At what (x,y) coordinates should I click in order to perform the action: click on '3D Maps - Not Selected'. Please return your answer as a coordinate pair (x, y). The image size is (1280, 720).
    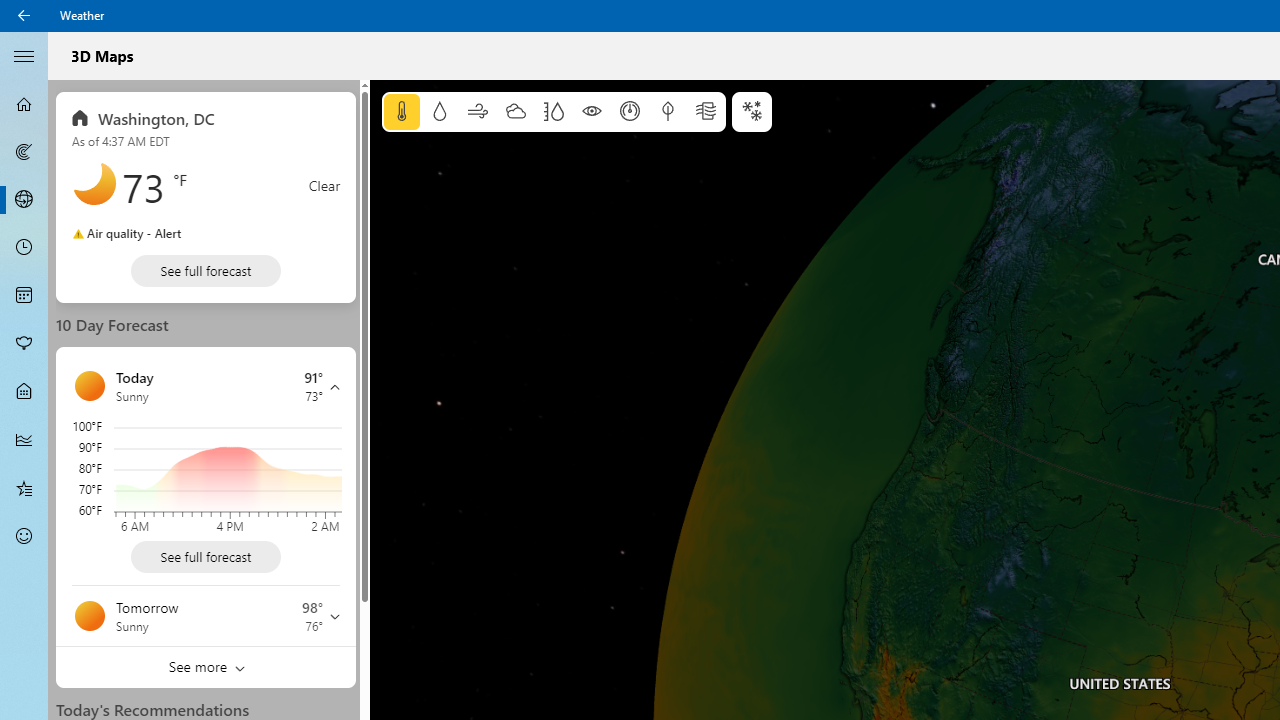
    Looking at the image, I should click on (24, 199).